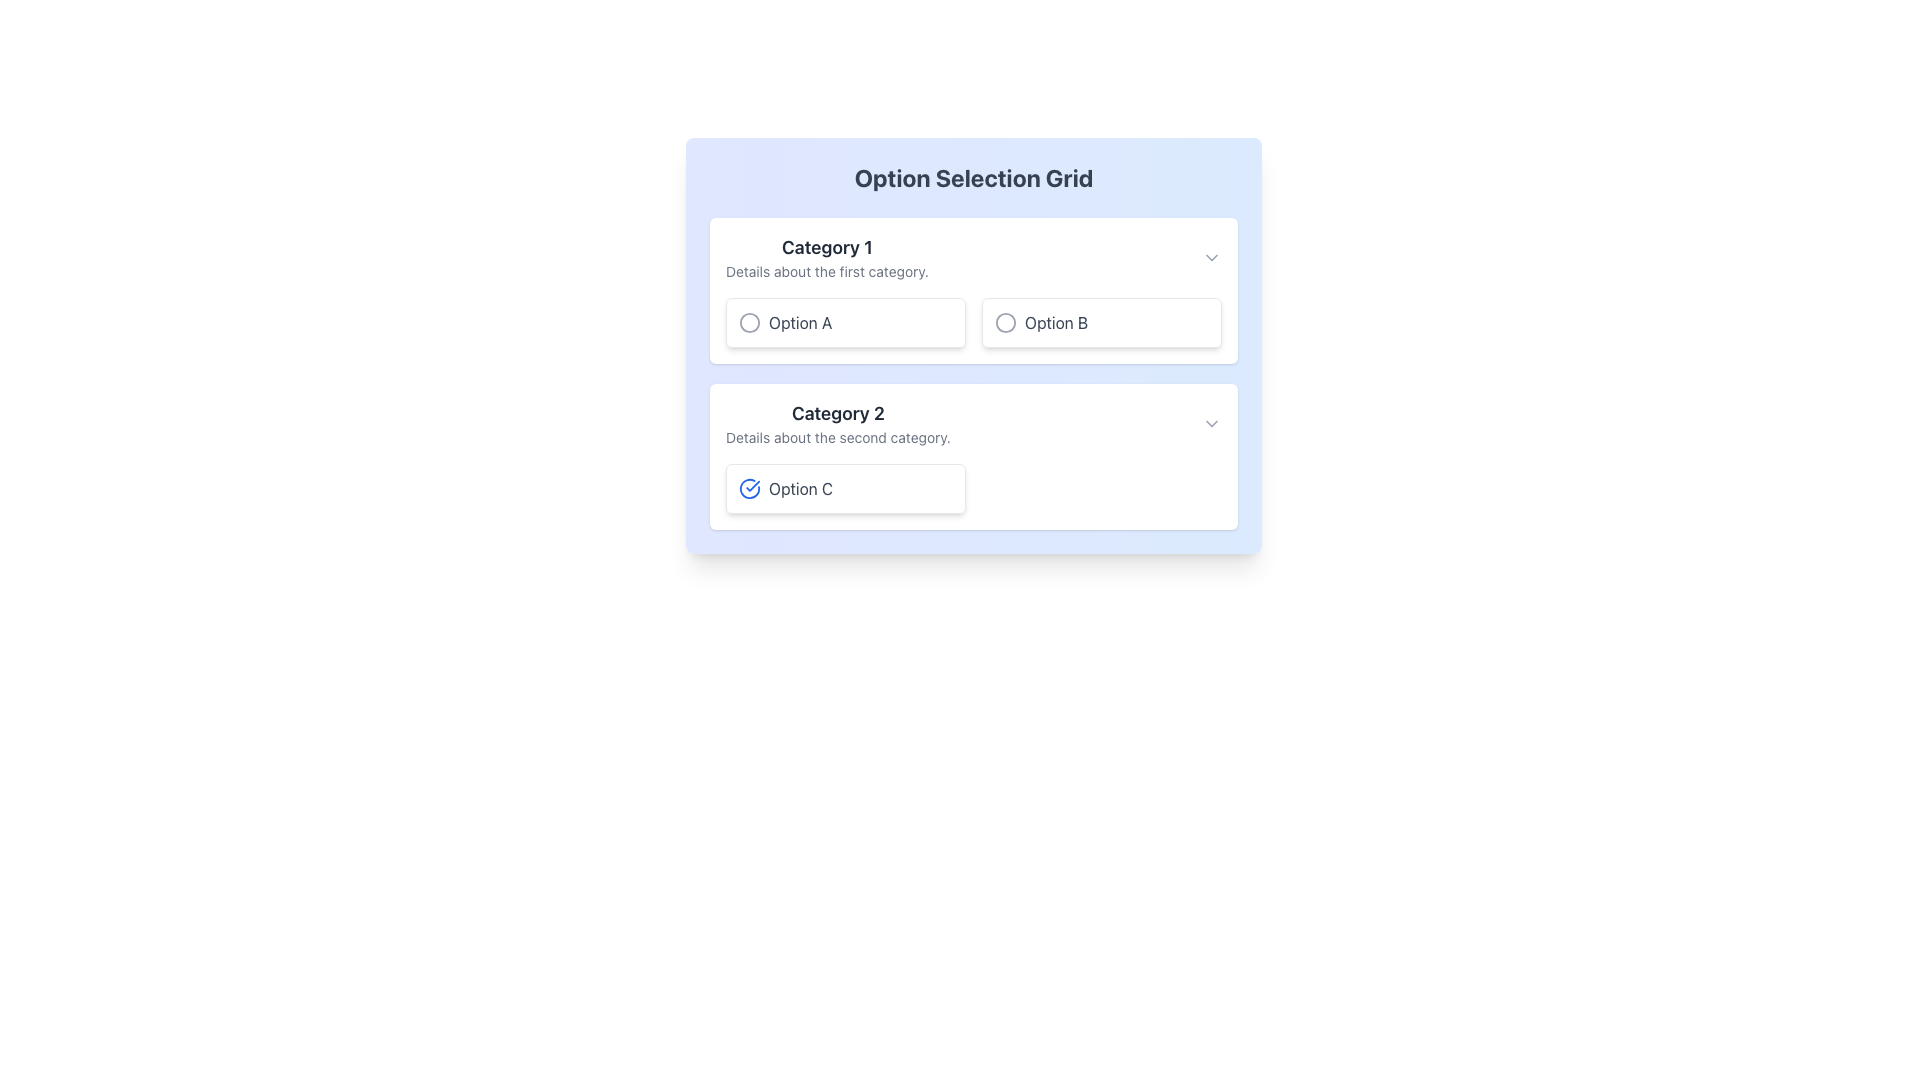  Describe the element at coordinates (1210, 423) in the screenshot. I see `the downwards-pointing gray chevron icon located at the far right of the 'Category 2' panel's header row, next to the text 'Category 2'` at that location.